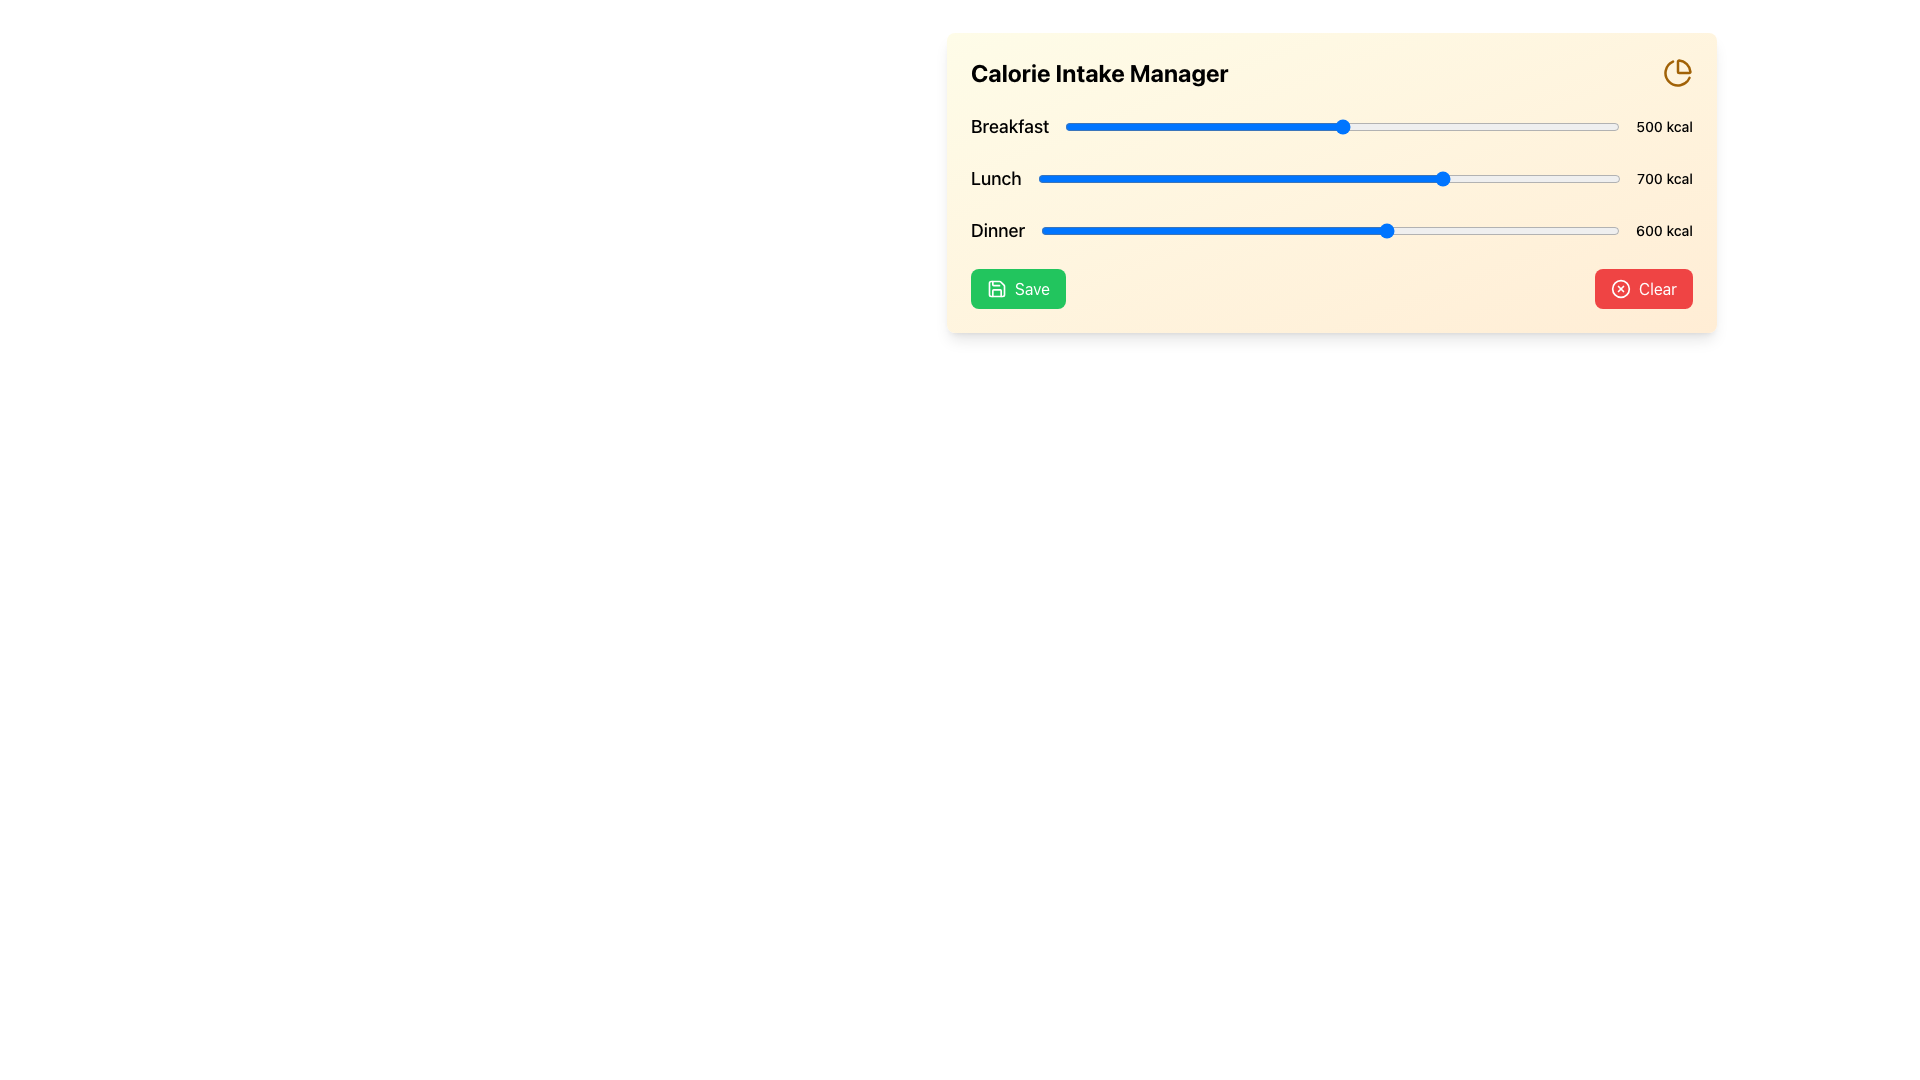 Image resolution: width=1920 pixels, height=1080 pixels. I want to click on the visual structure of the second segment of the pie-chart icon located in the top-right corner of the calorie intake manager card, so click(1677, 72).